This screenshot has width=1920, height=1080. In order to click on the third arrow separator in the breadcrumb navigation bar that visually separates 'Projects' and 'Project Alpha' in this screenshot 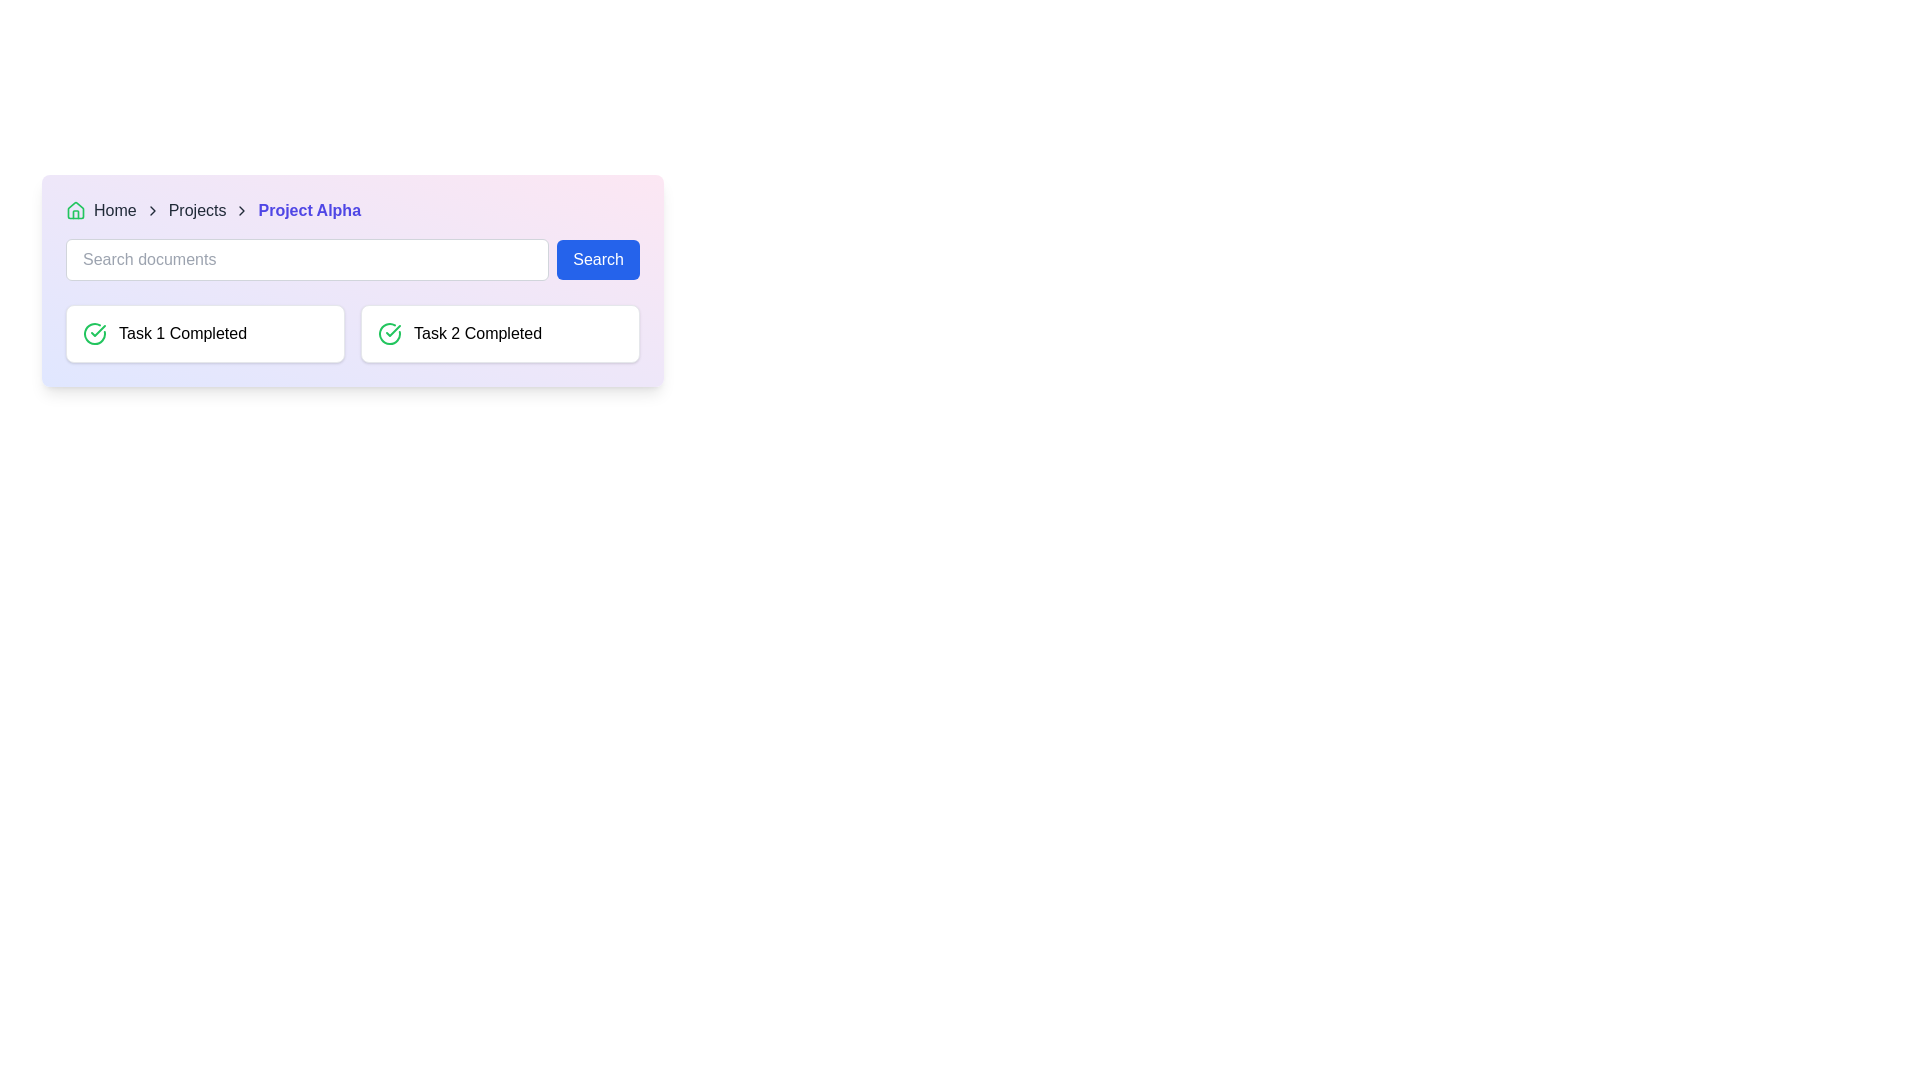, I will do `click(241, 211)`.